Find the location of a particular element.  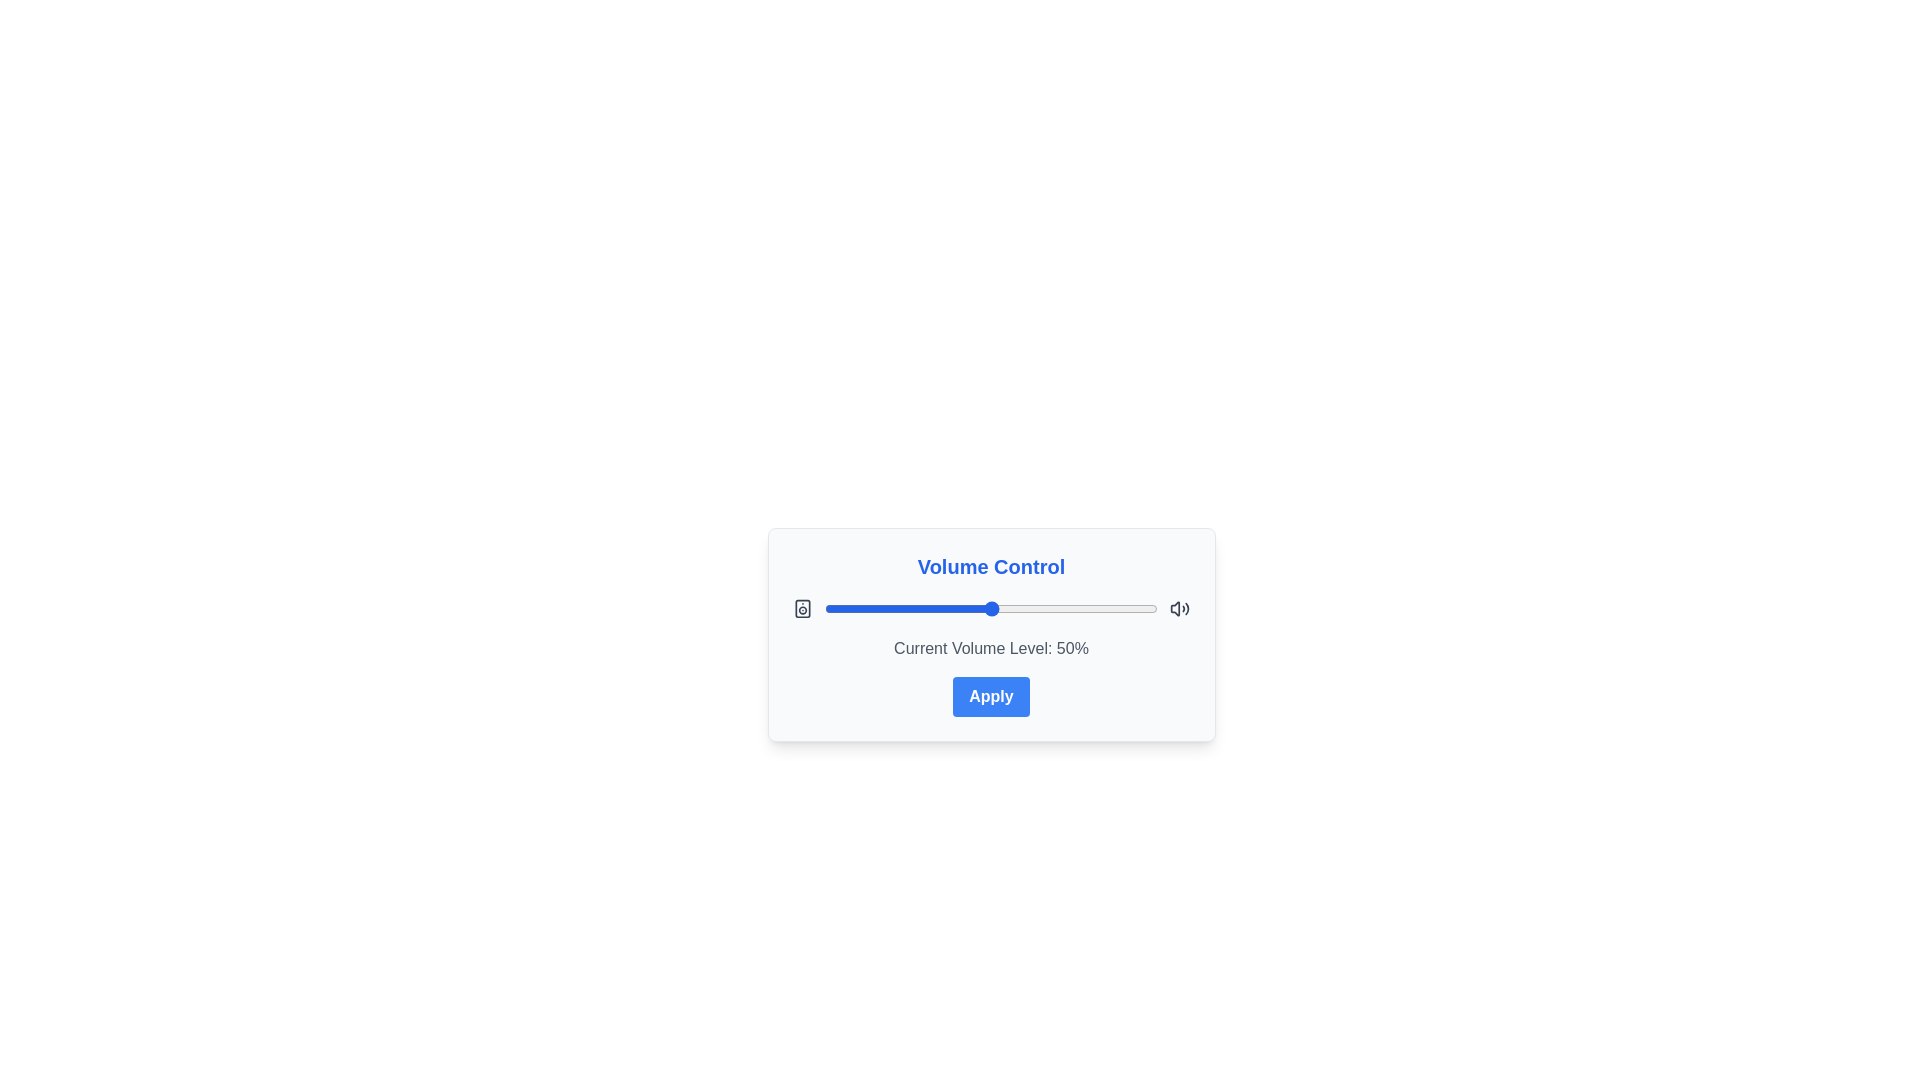

the volume level is located at coordinates (1145, 608).